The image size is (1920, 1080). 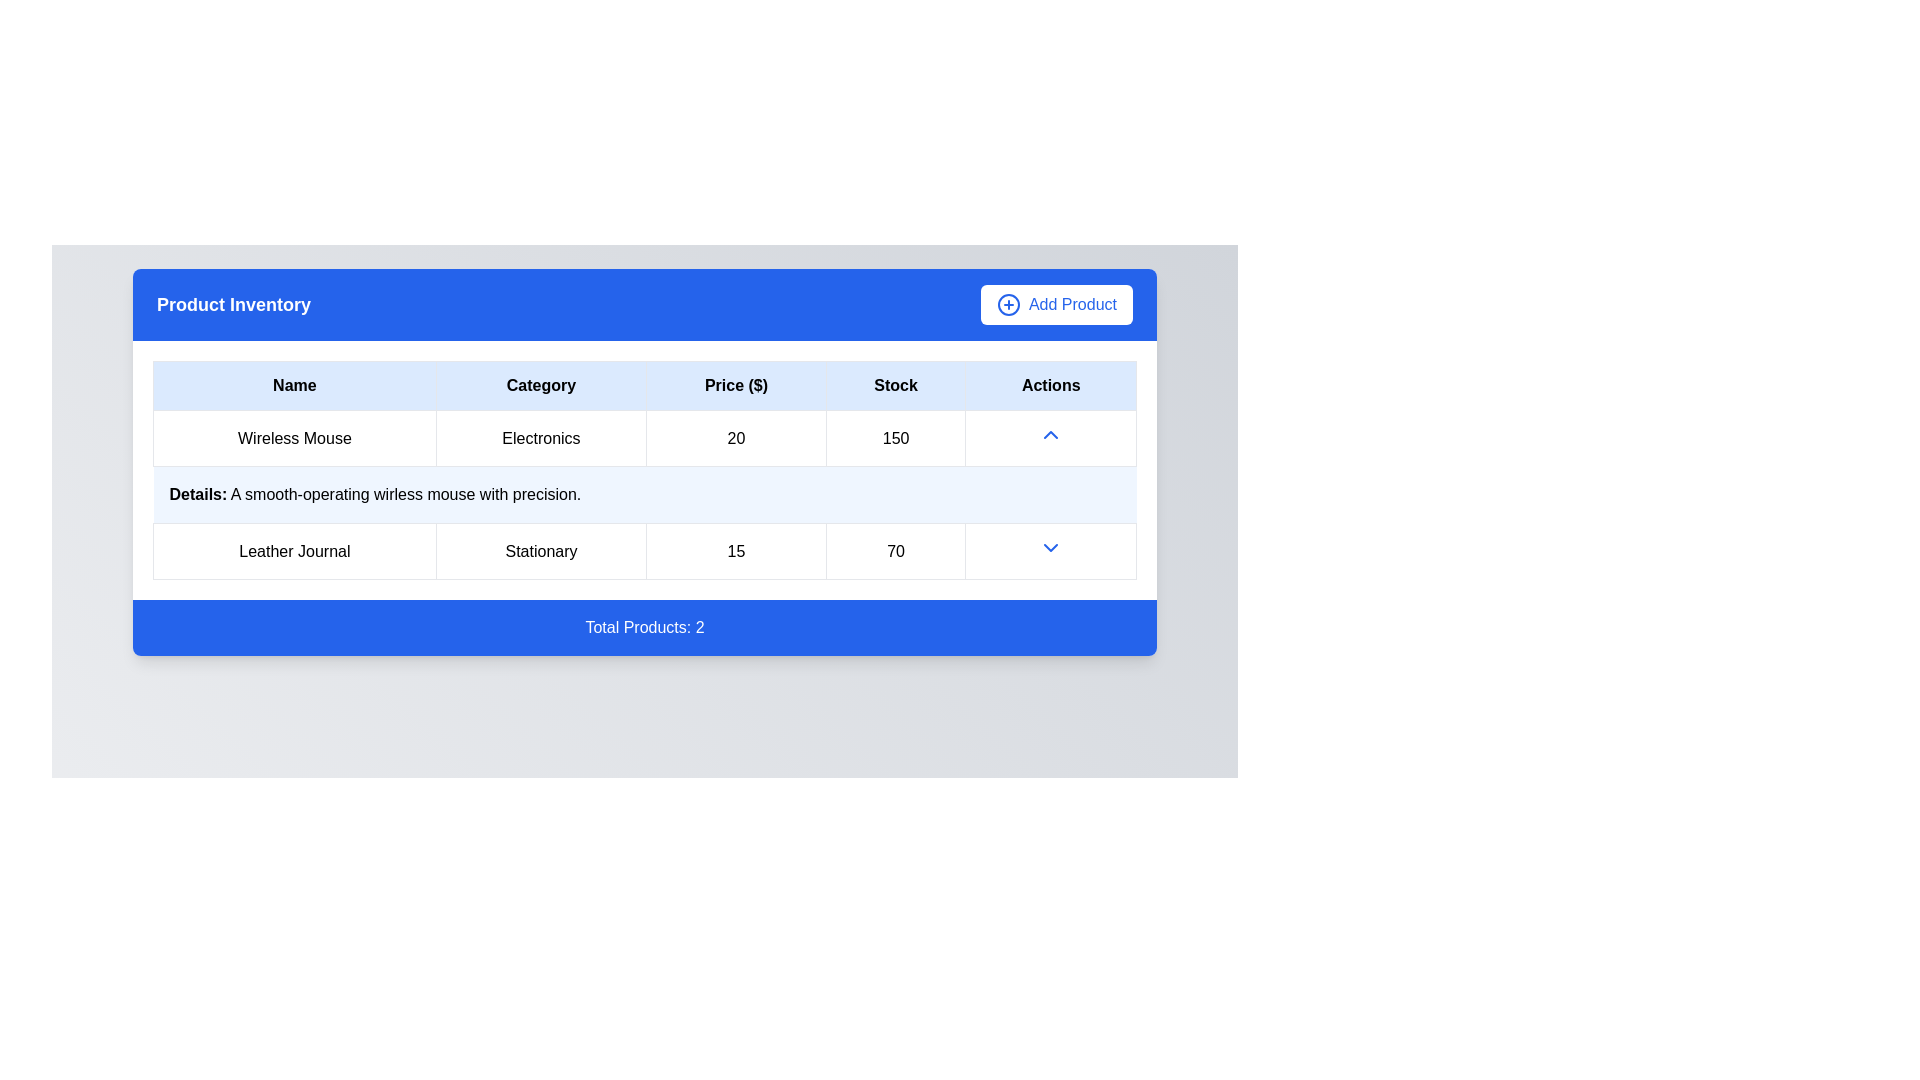 What do you see at coordinates (293, 385) in the screenshot?
I see `the 'Name' table header cell, which is the first column header in a table under the 'Product Inventory' section` at bounding box center [293, 385].